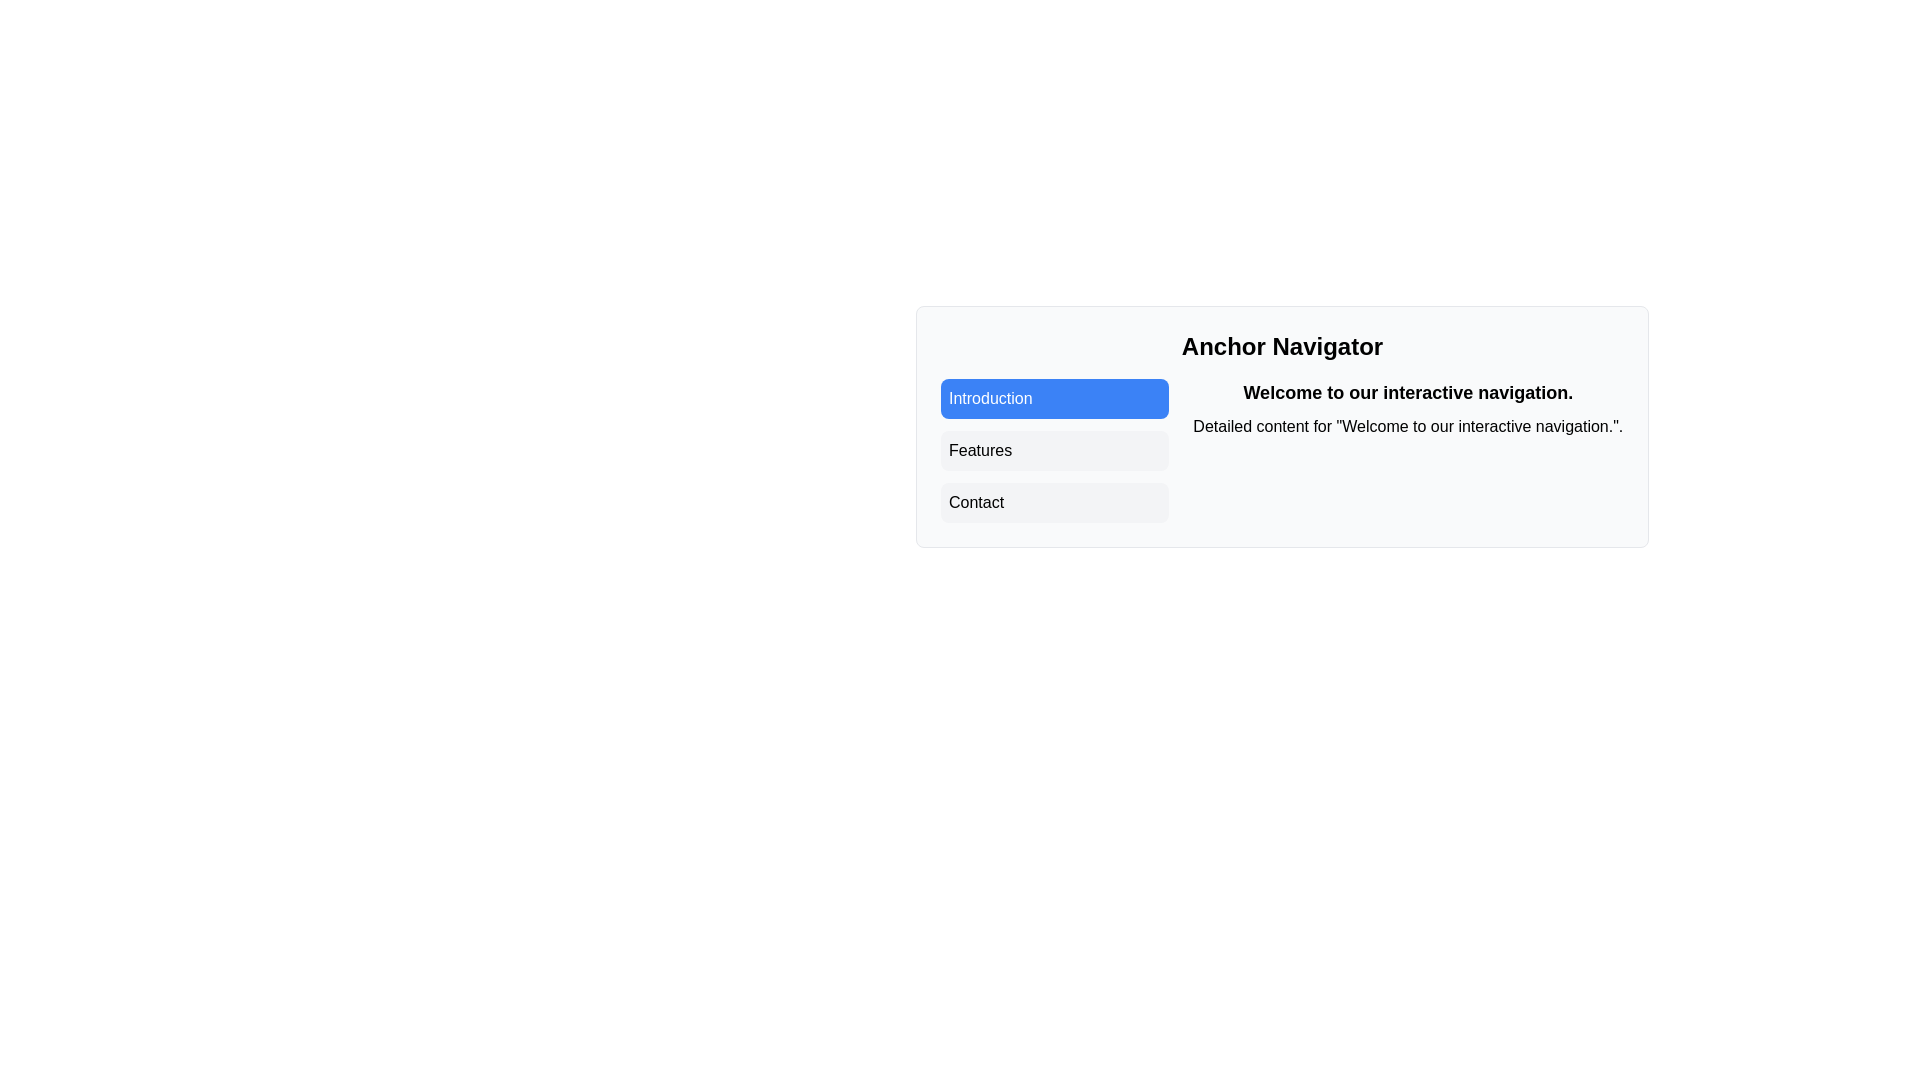 The height and width of the screenshot is (1080, 1920). What do you see at coordinates (1053, 398) in the screenshot?
I see `the 'Introduction' button in the navigation panel` at bounding box center [1053, 398].